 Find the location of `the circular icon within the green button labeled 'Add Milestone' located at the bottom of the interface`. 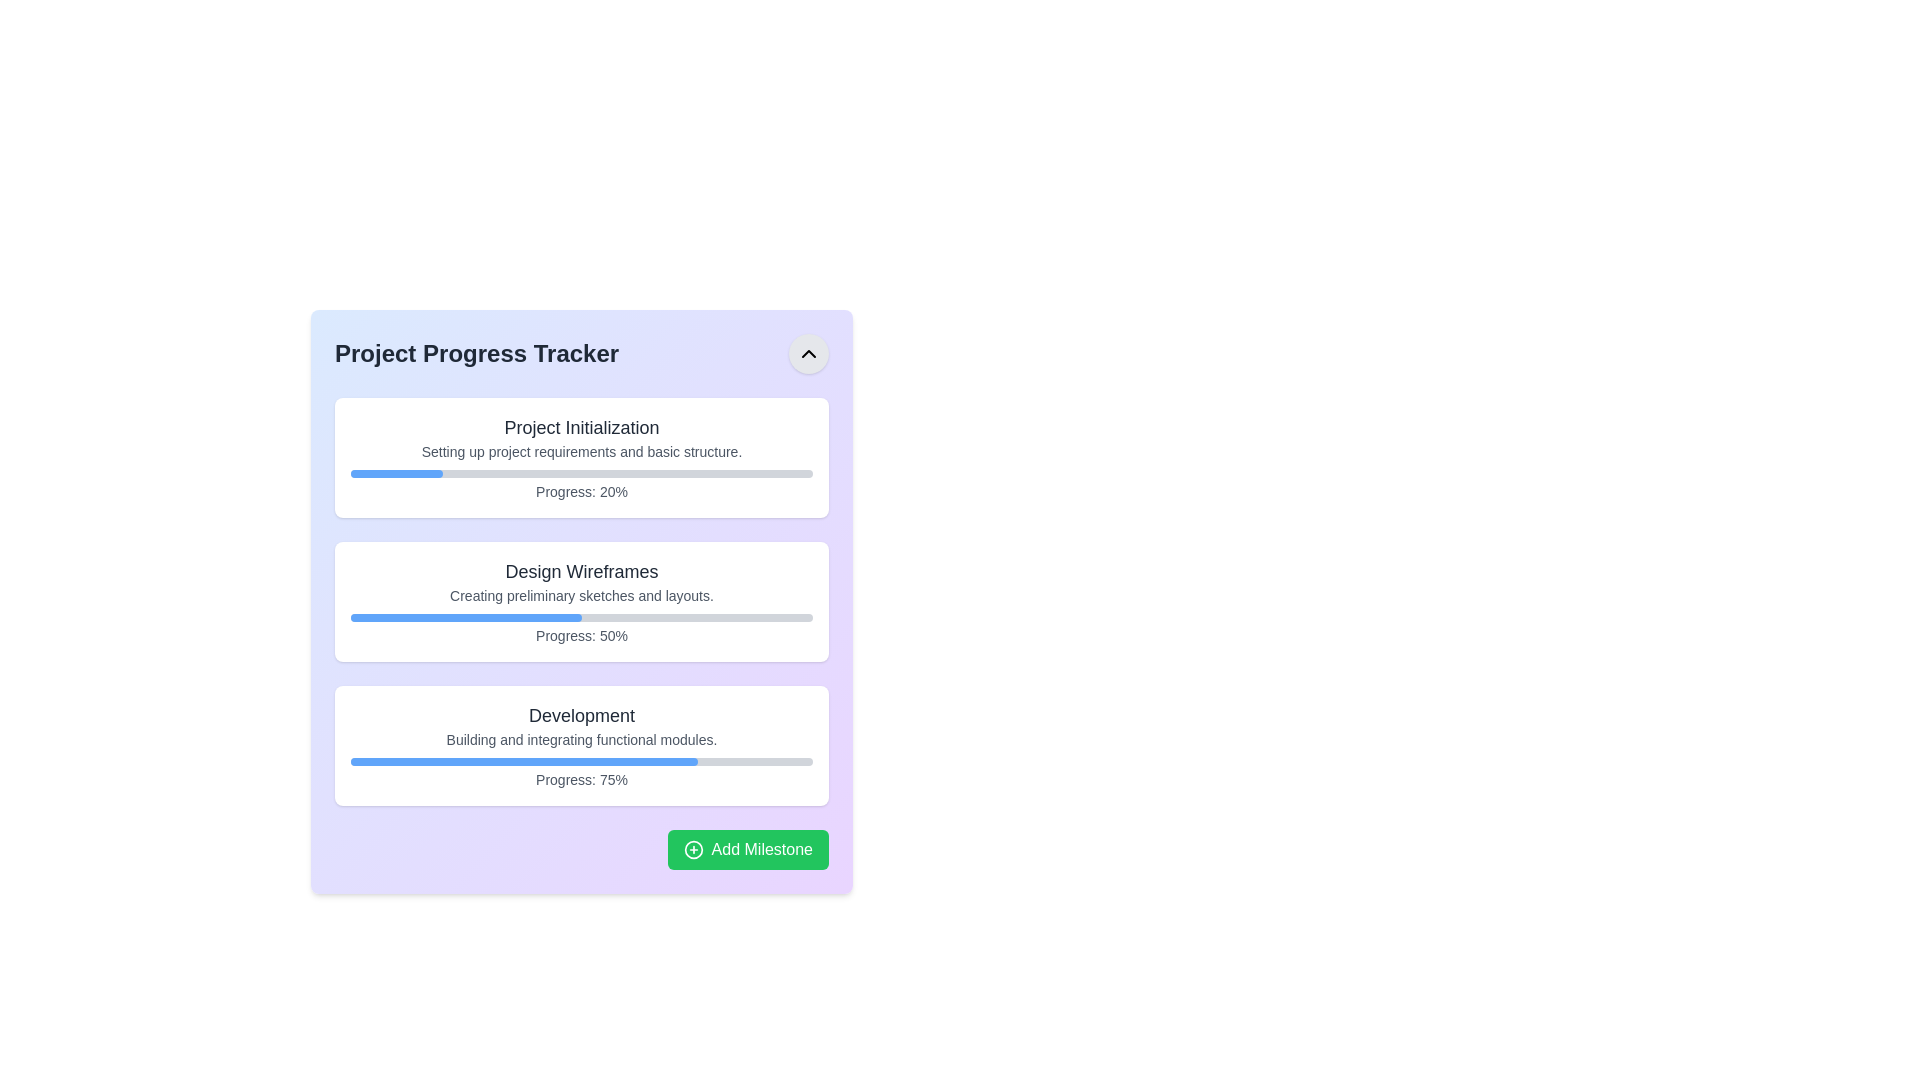

the circular icon within the green button labeled 'Add Milestone' located at the bottom of the interface is located at coordinates (693, 849).